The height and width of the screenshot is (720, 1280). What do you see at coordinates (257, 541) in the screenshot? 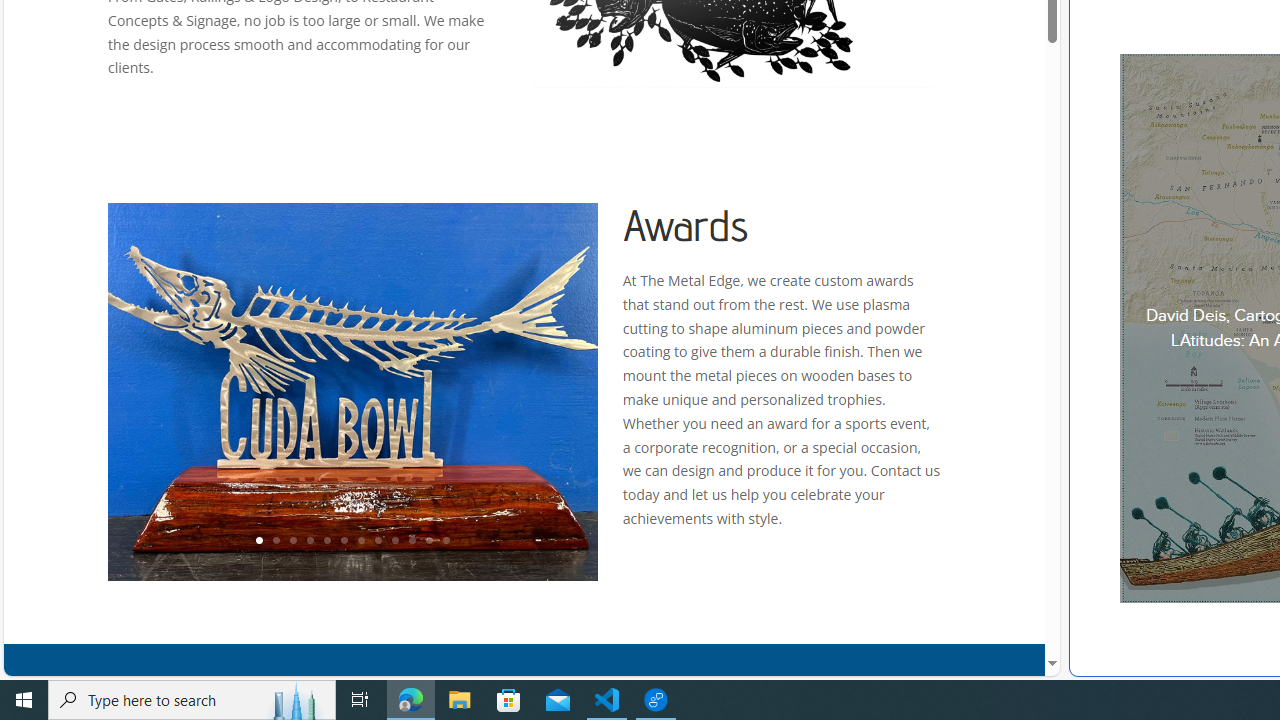
I see `'1'` at bounding box center [257, 541].